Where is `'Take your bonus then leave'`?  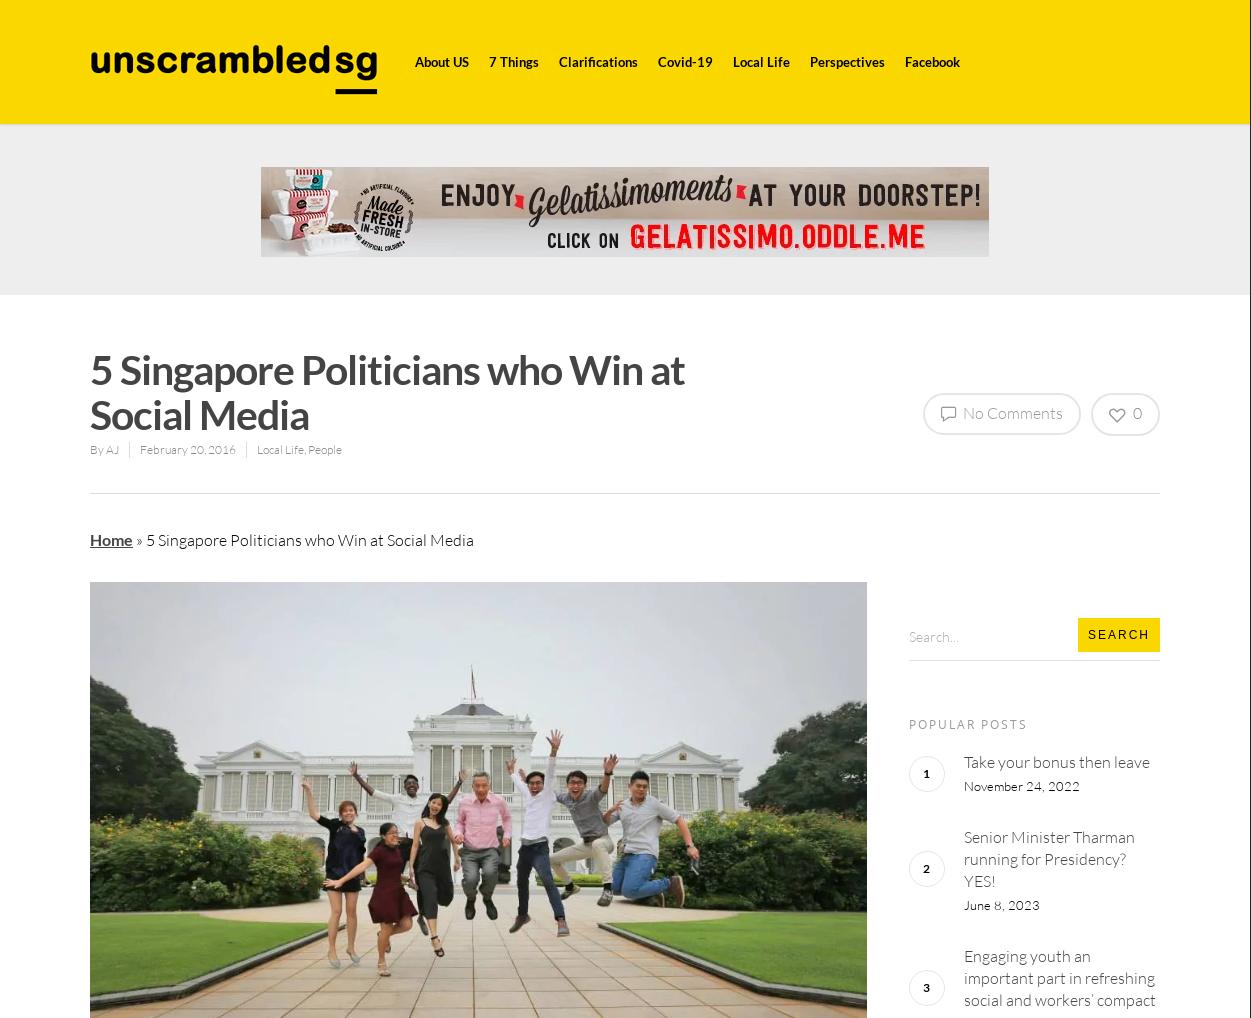 'Take your bonus then leave' is located at coordinates (1054, 760).